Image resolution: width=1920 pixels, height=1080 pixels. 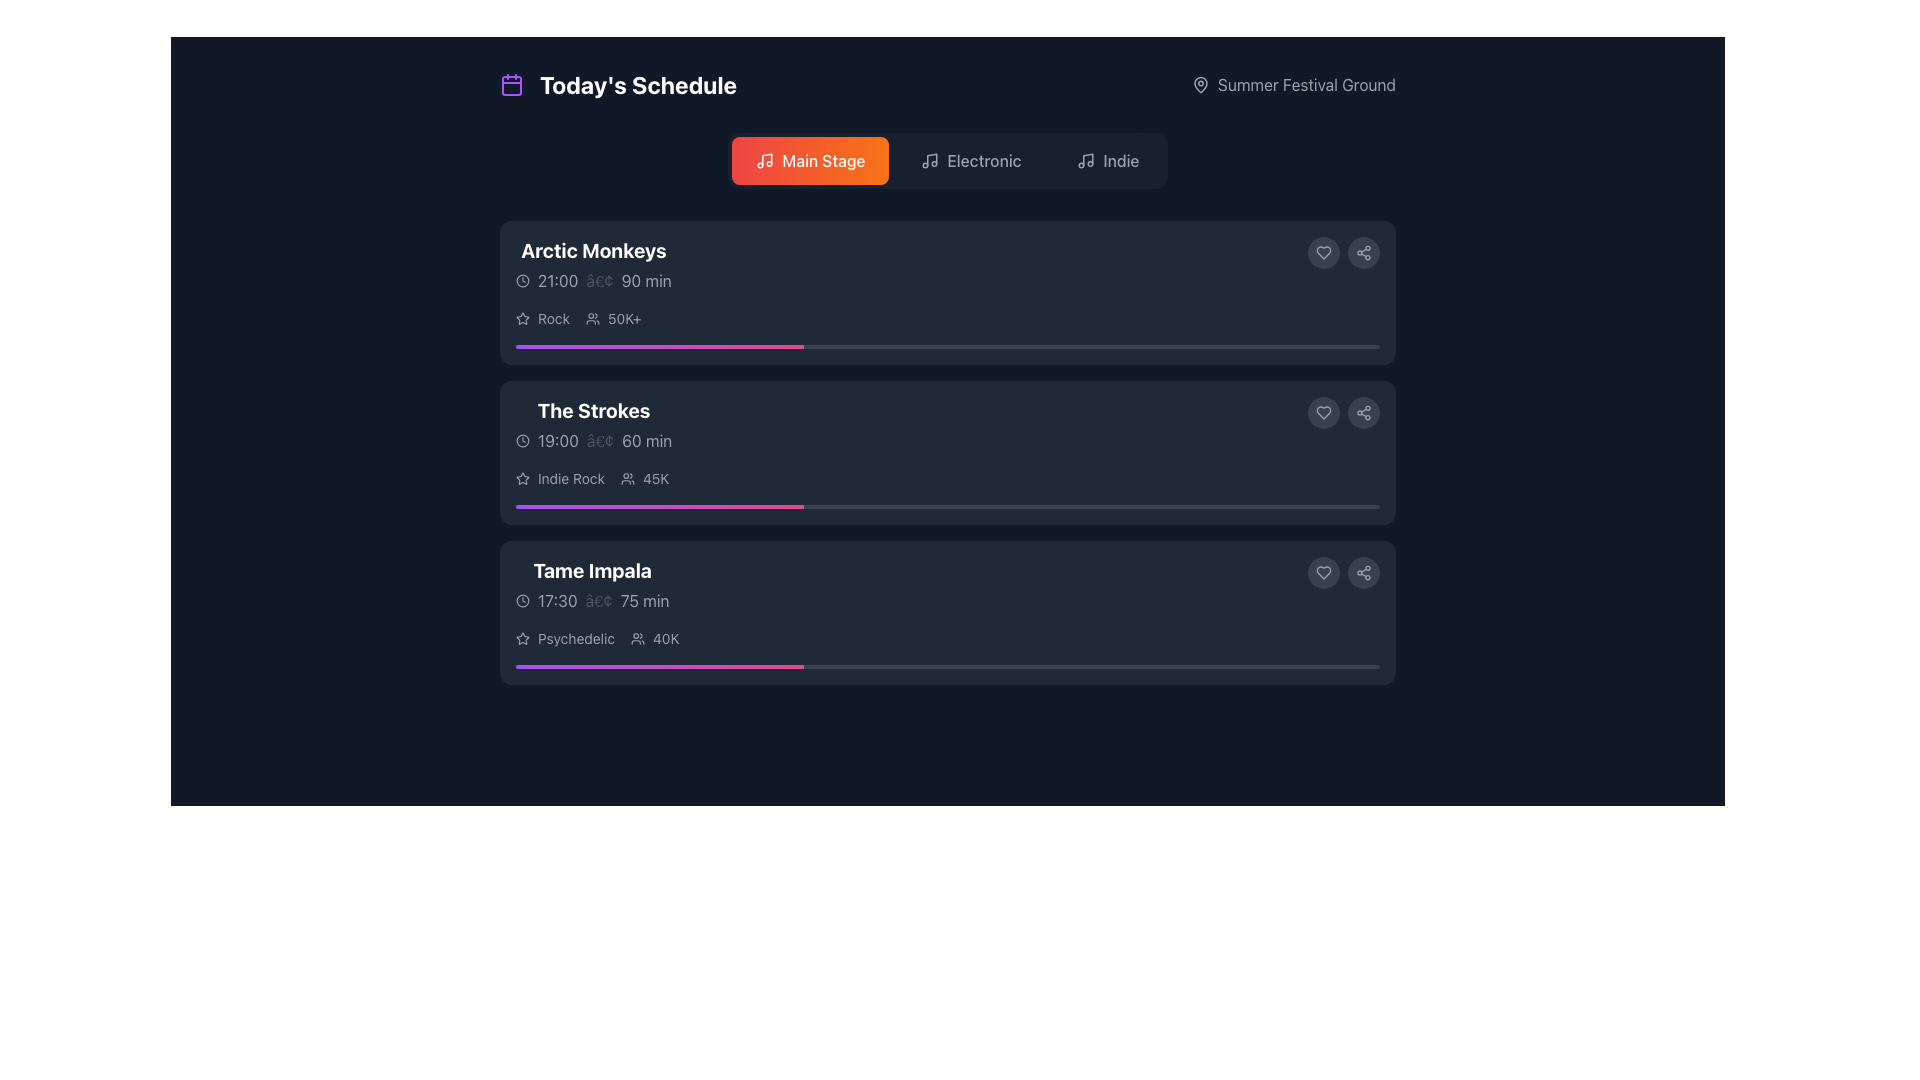 I want to click on the text element labeled 'Psychedelic' with a star icon, located in the lower left of the 'Tame Impala' schedule card, so click(x=564, y=639).